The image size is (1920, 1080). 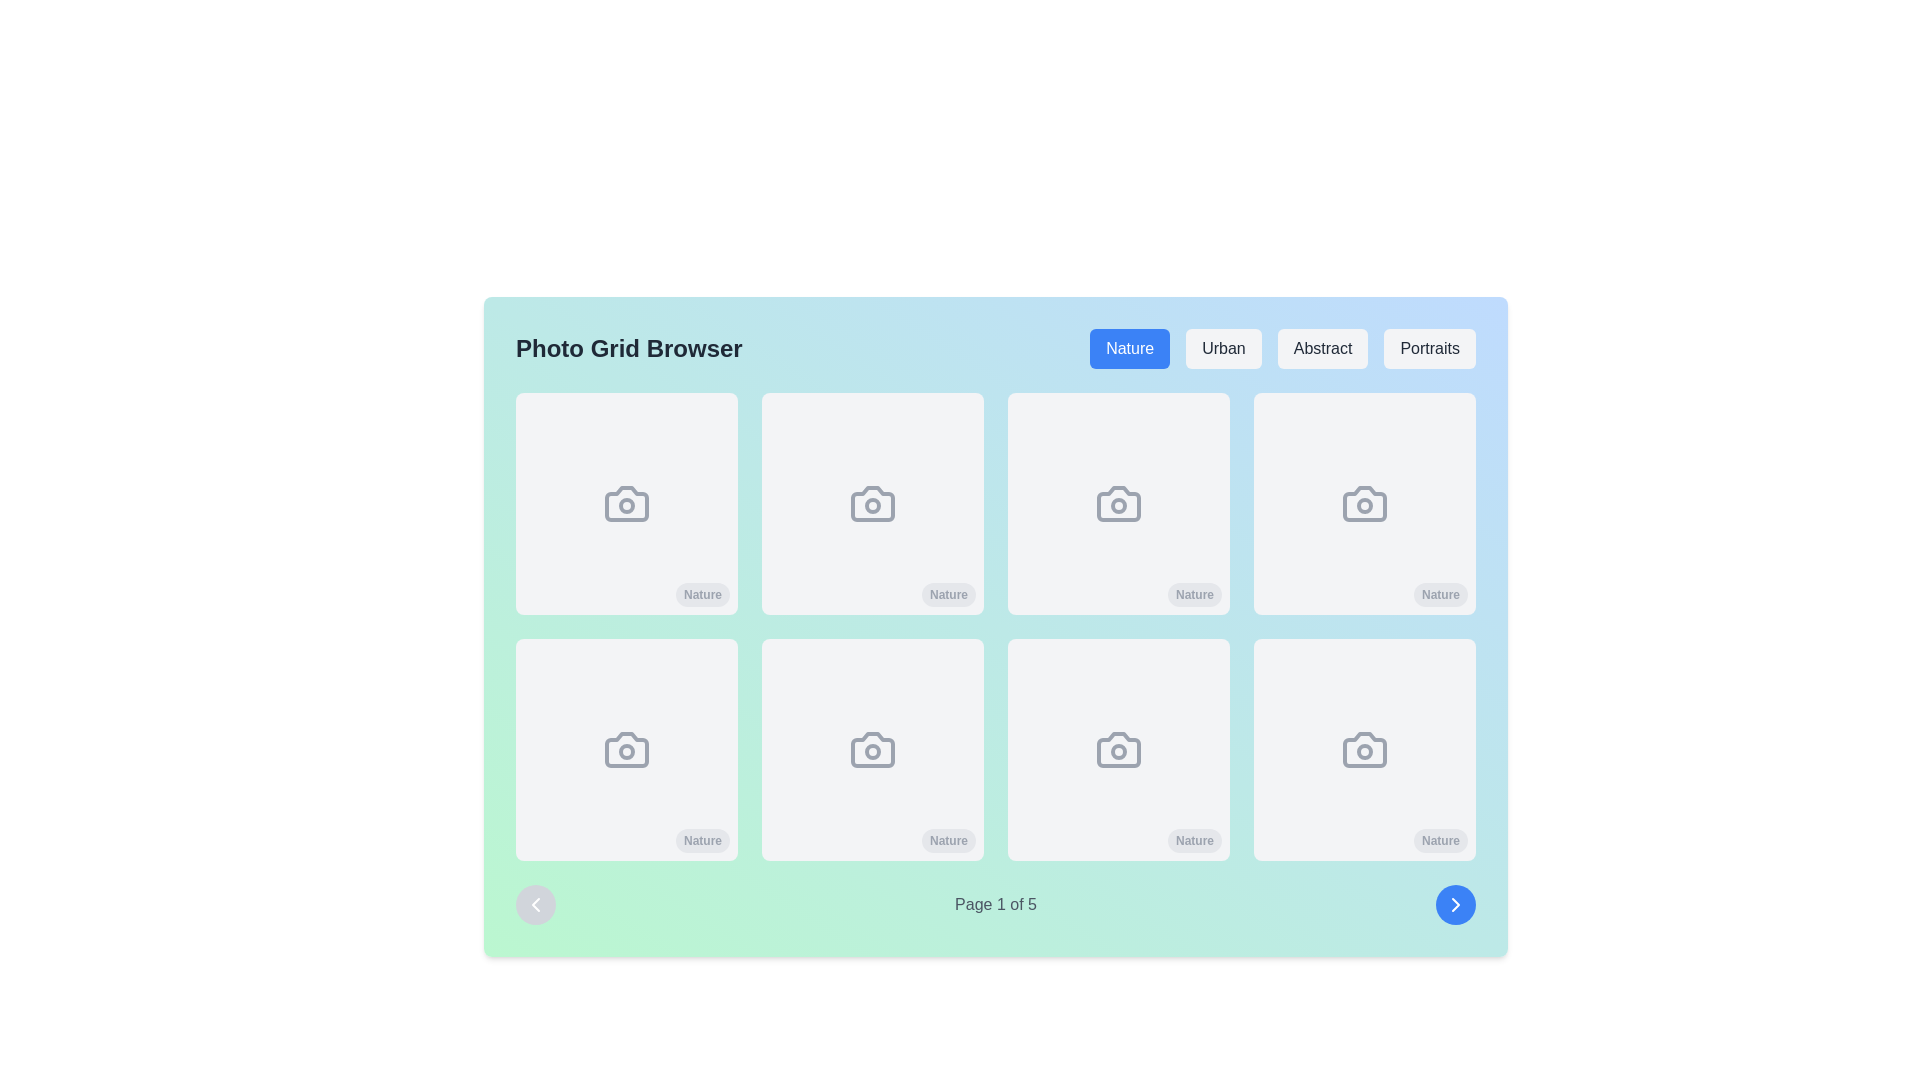 What do you see at coordinates (626, 749) in the screenshot?
I see `the fifth grid item card, which has a light gray background, rounded corners, and contains a camera icon with 'Nature' text at the bottom right` at bounding box center [626, 749].